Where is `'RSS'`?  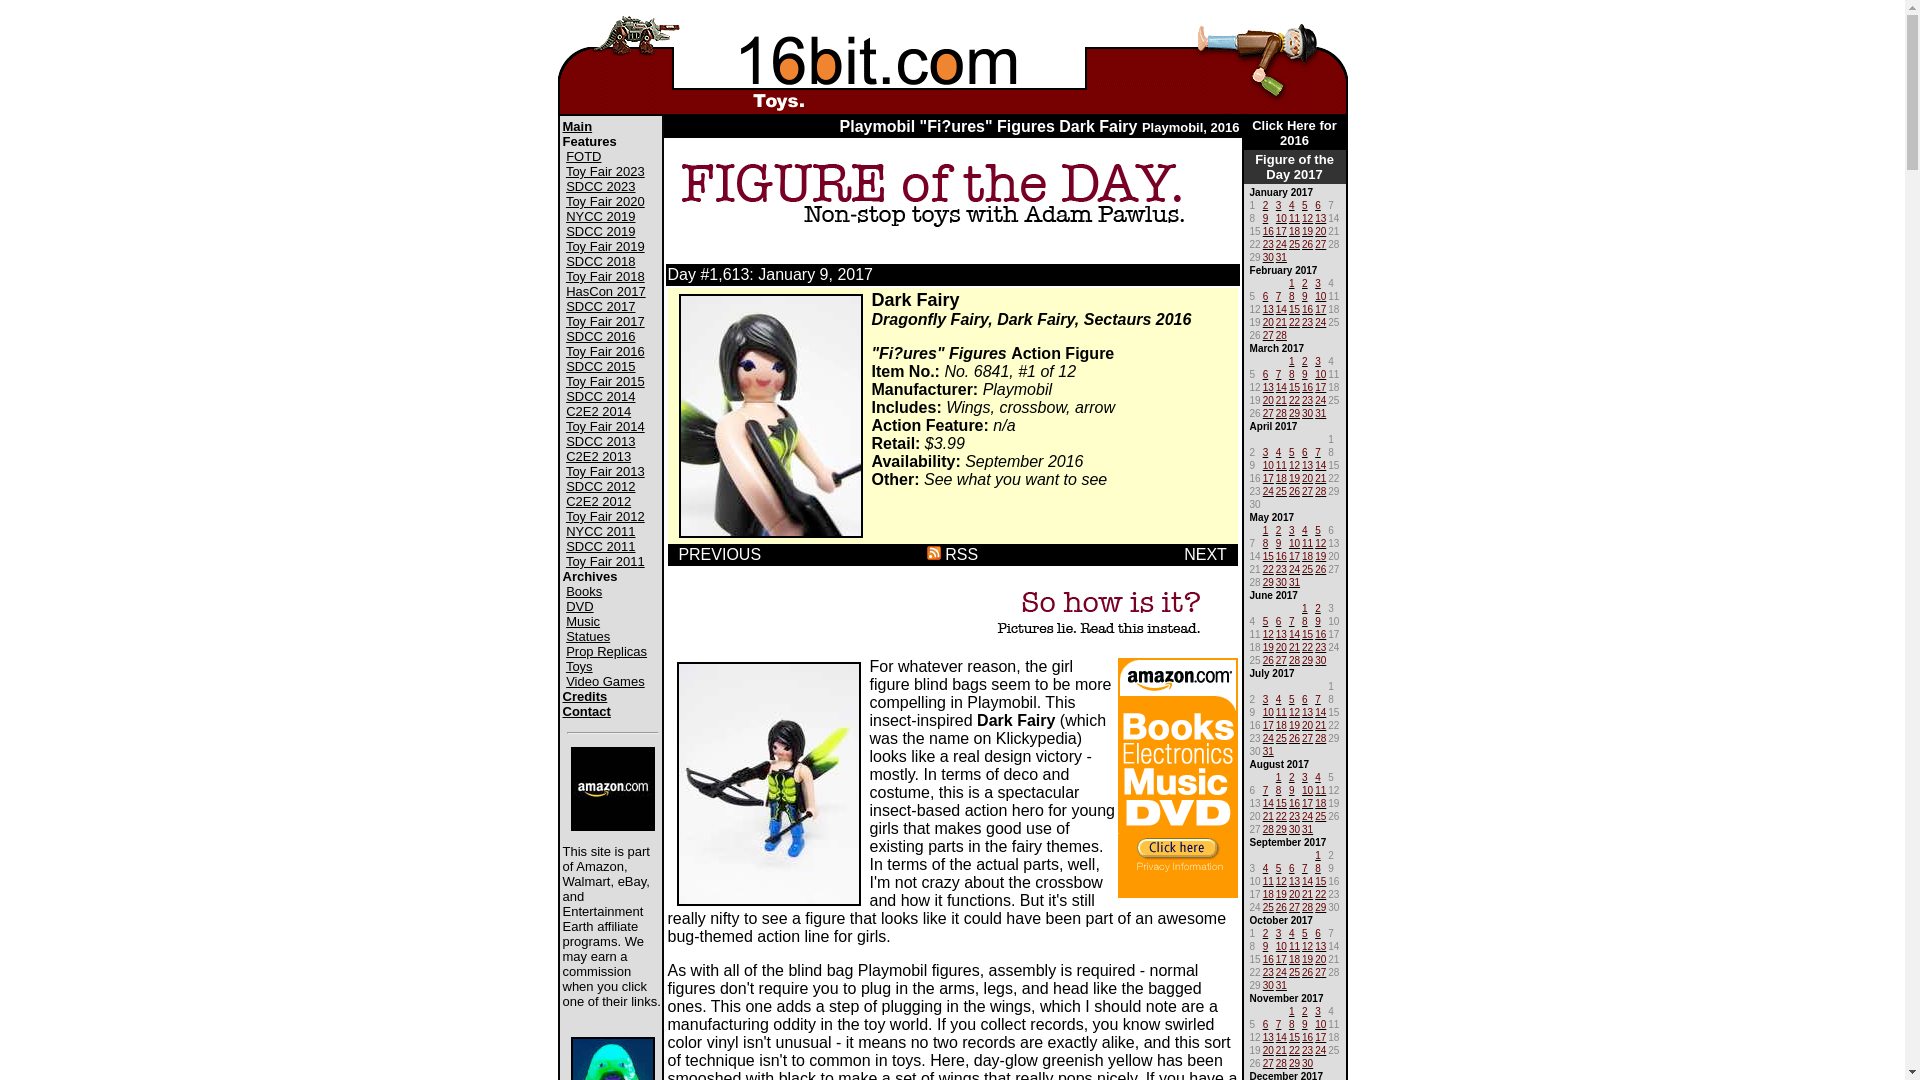 'RSS' is located at coordinates (925, 554).